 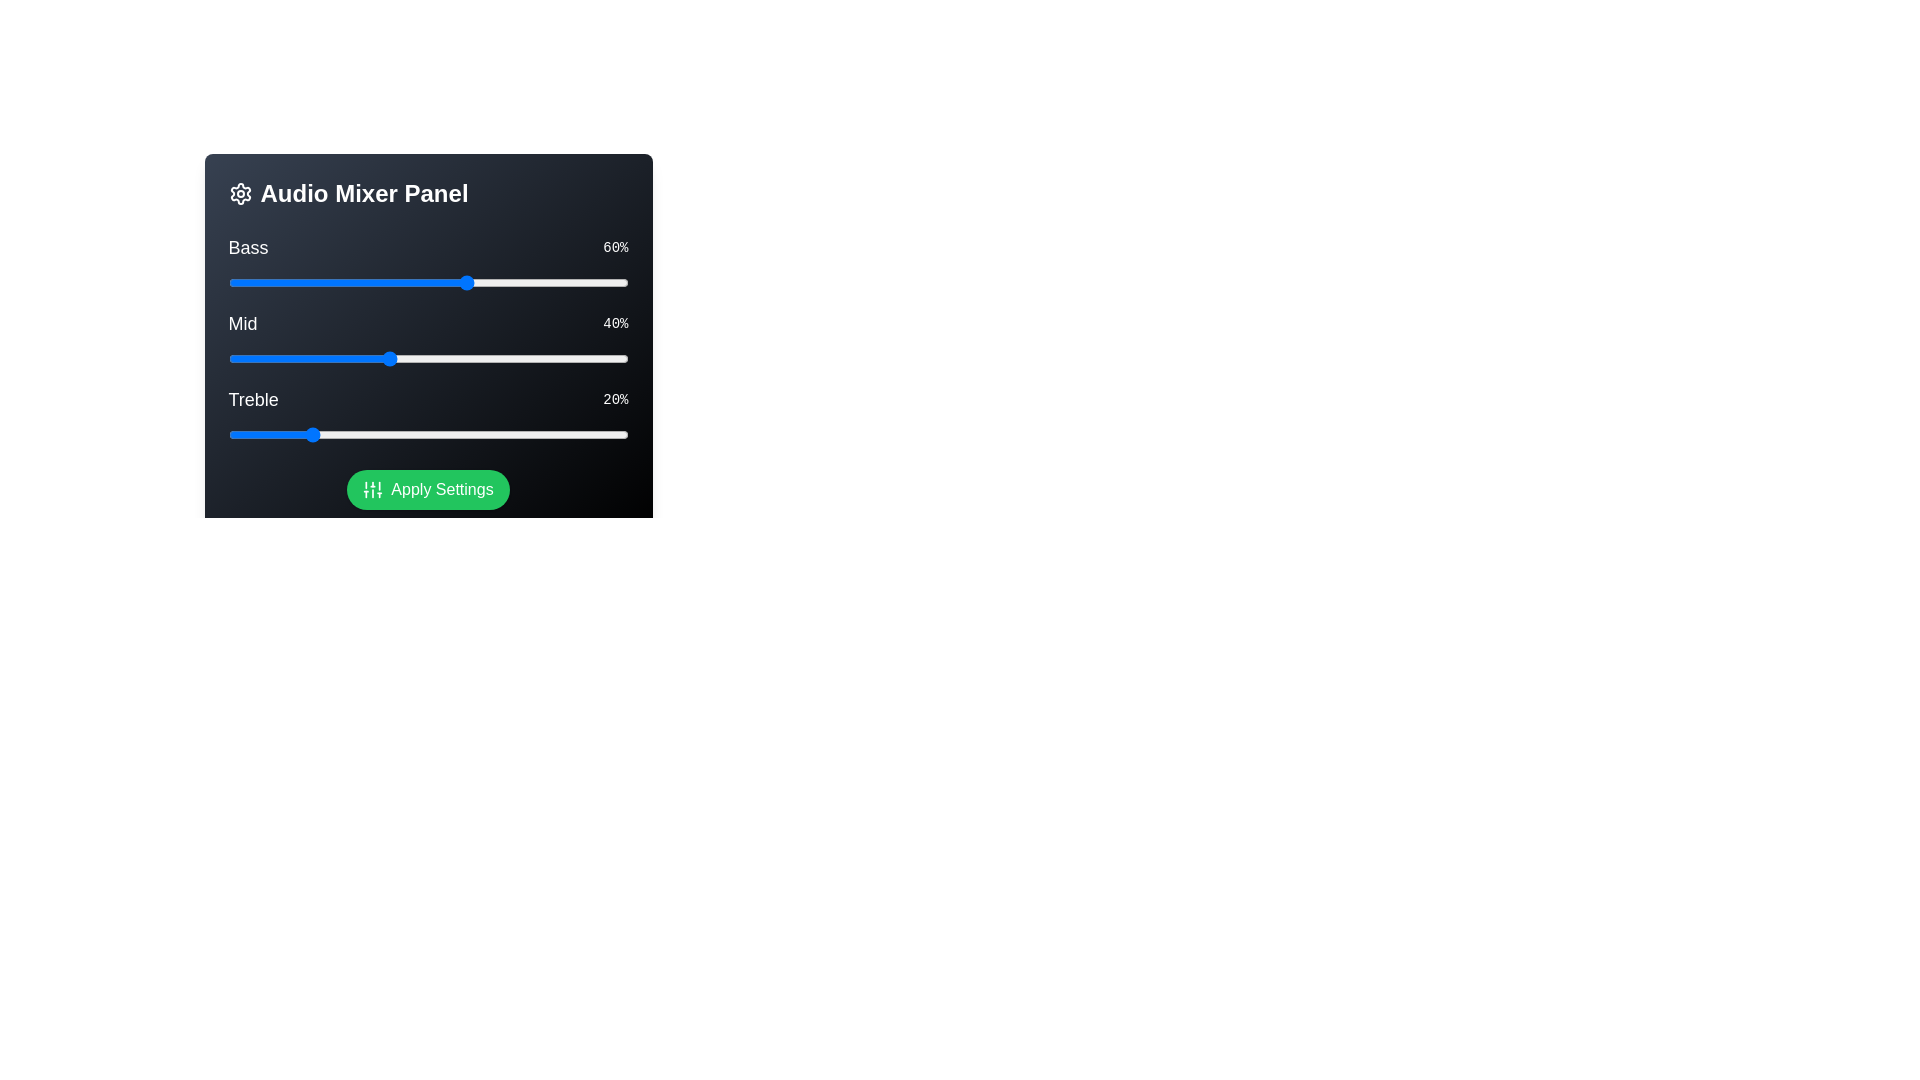 I want to click on the settings icon to reveal the tooltip, so click(x=240, y=193).